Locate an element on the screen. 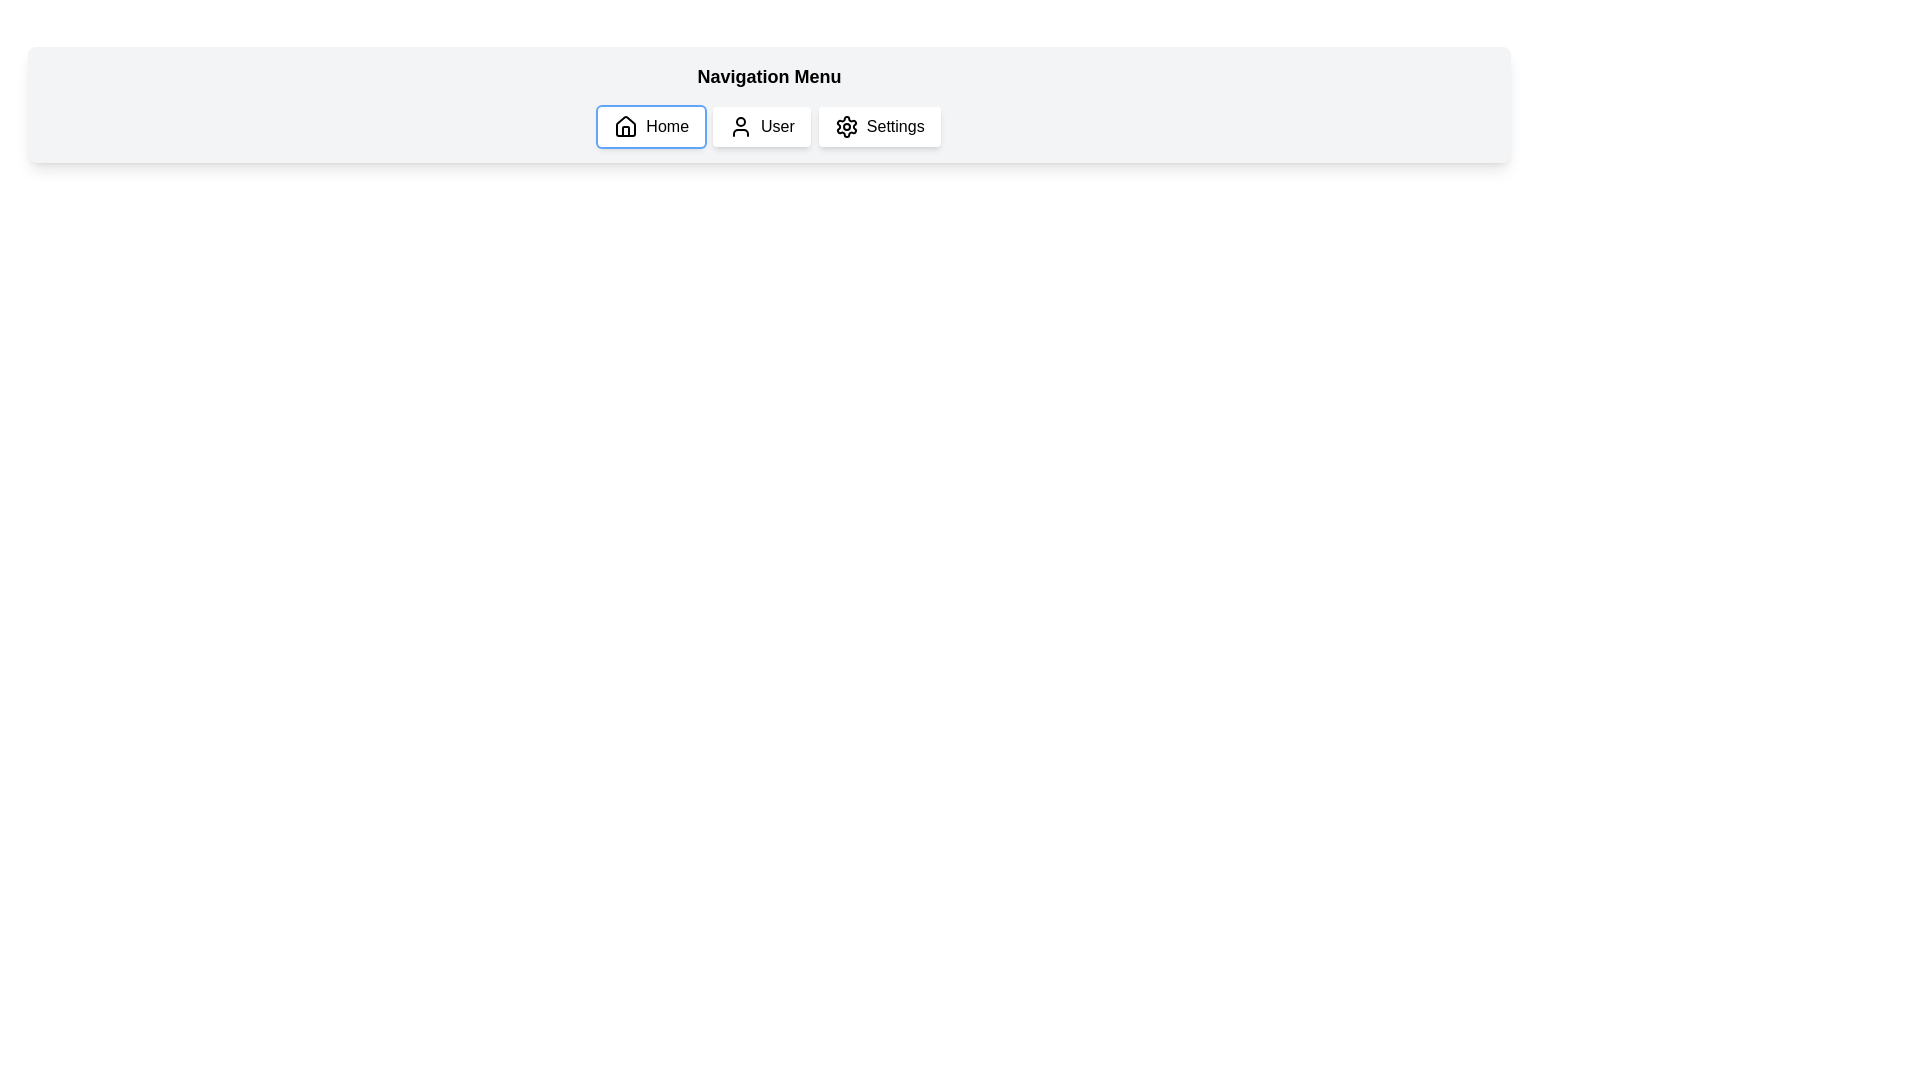  the settings icon located in the navigation bar, which is part of the 'Settings' menu item and positioned to the right of the 'User' menu item is located at coordinates (846, 127).